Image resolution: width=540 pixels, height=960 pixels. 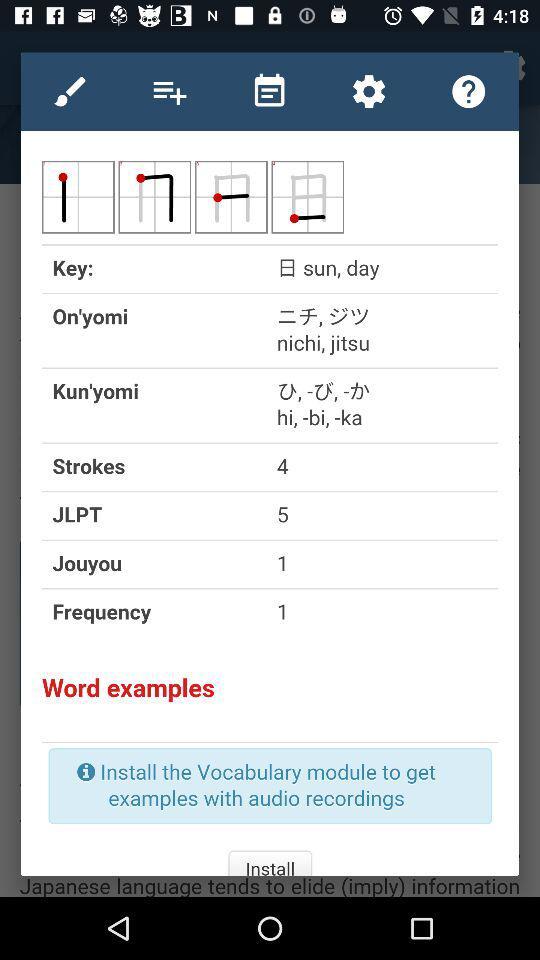 What do you see at coordinates (269, 91) in the screenshot?
I see `open schedule` at bounding box center [269, 91].